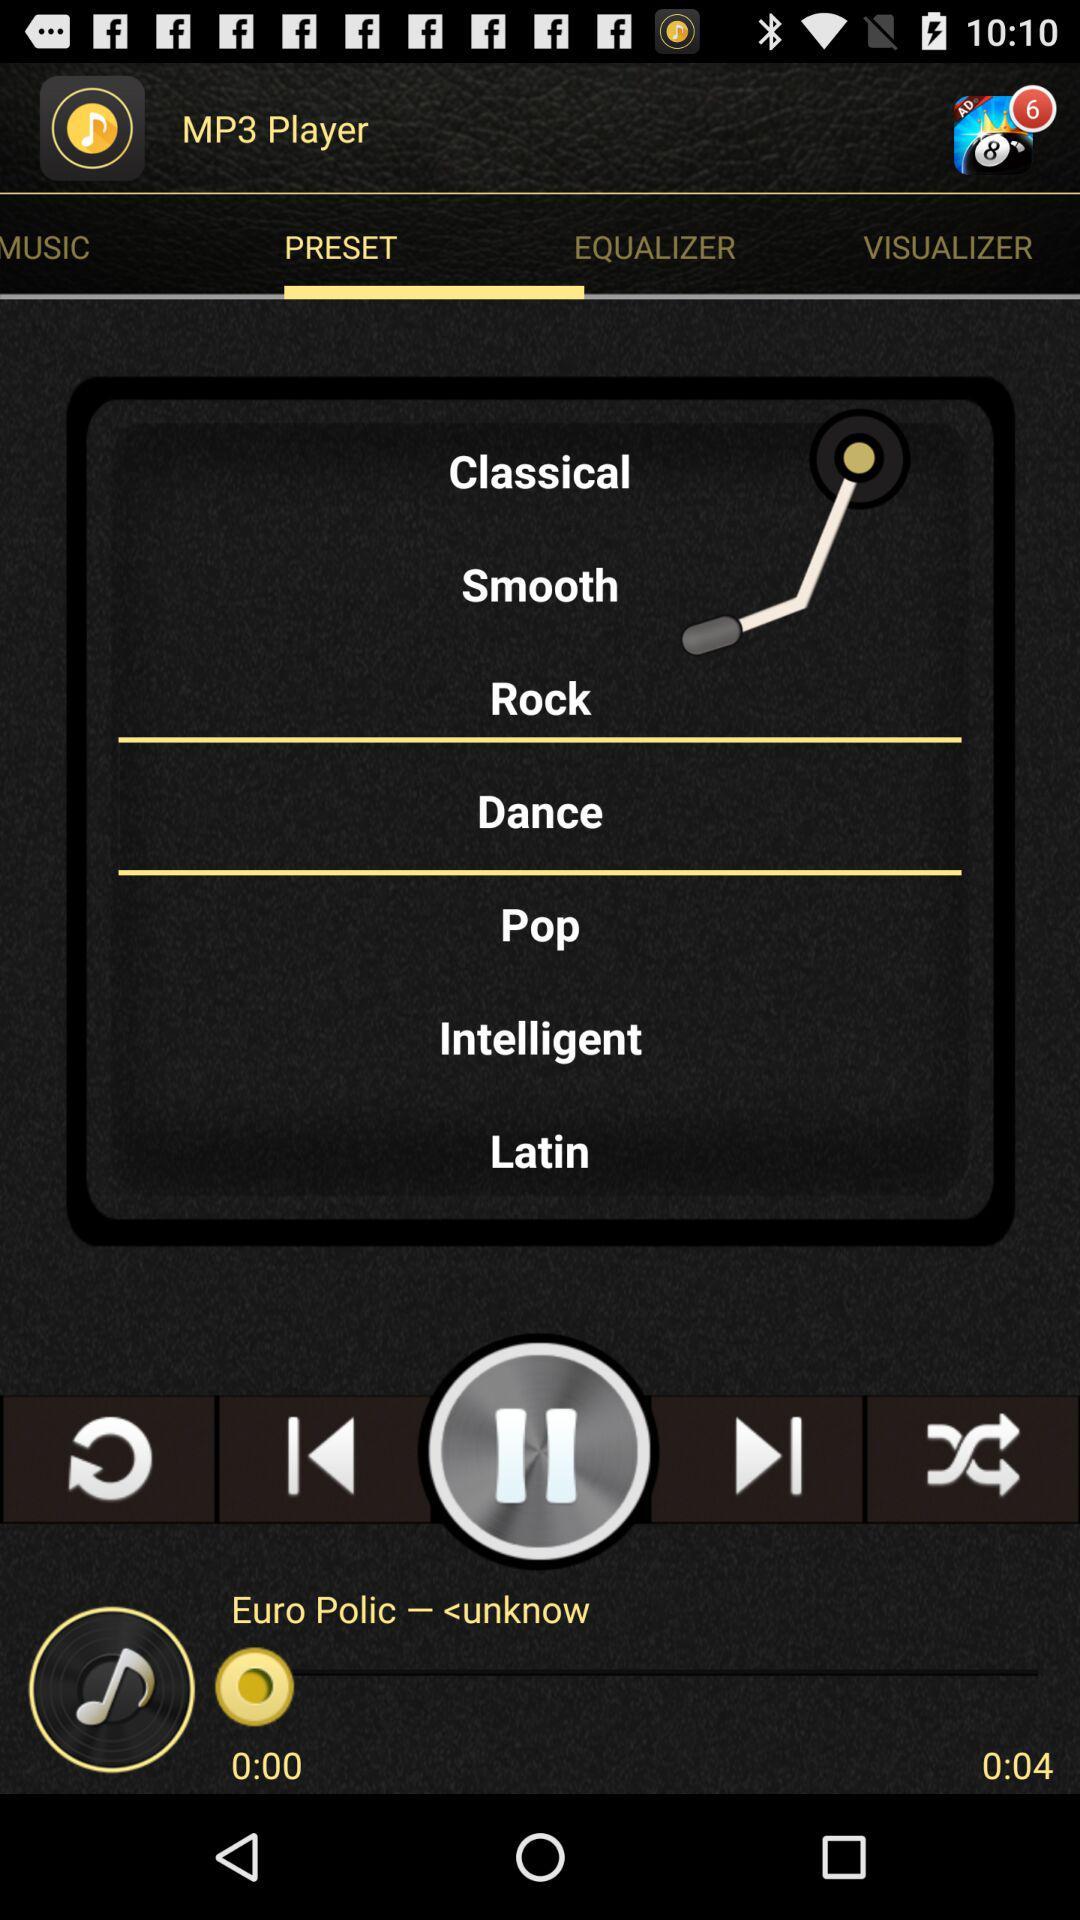 The image size is (1080, 1920). Describe the element at coordinates (433, 245) in the screenshot. I see `preset at the top` at that location.